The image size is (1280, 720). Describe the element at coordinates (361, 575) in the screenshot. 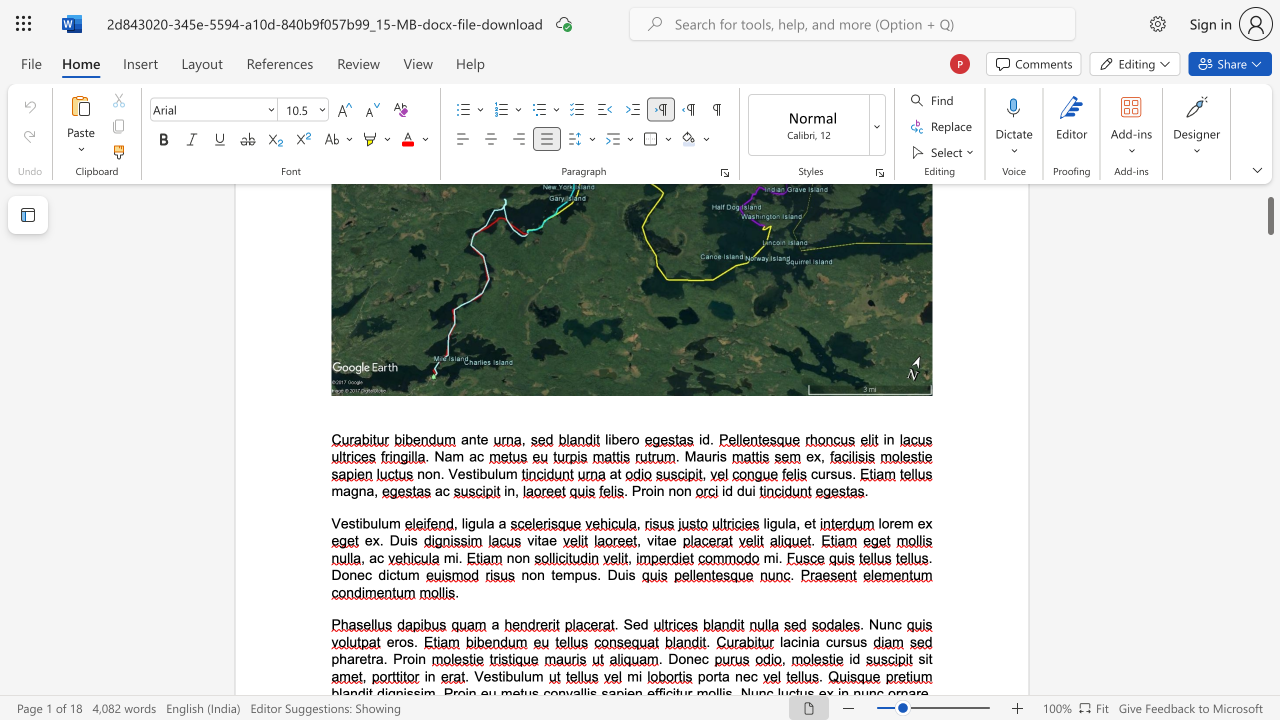

I see `the 1th character "e" in the text` at that location.